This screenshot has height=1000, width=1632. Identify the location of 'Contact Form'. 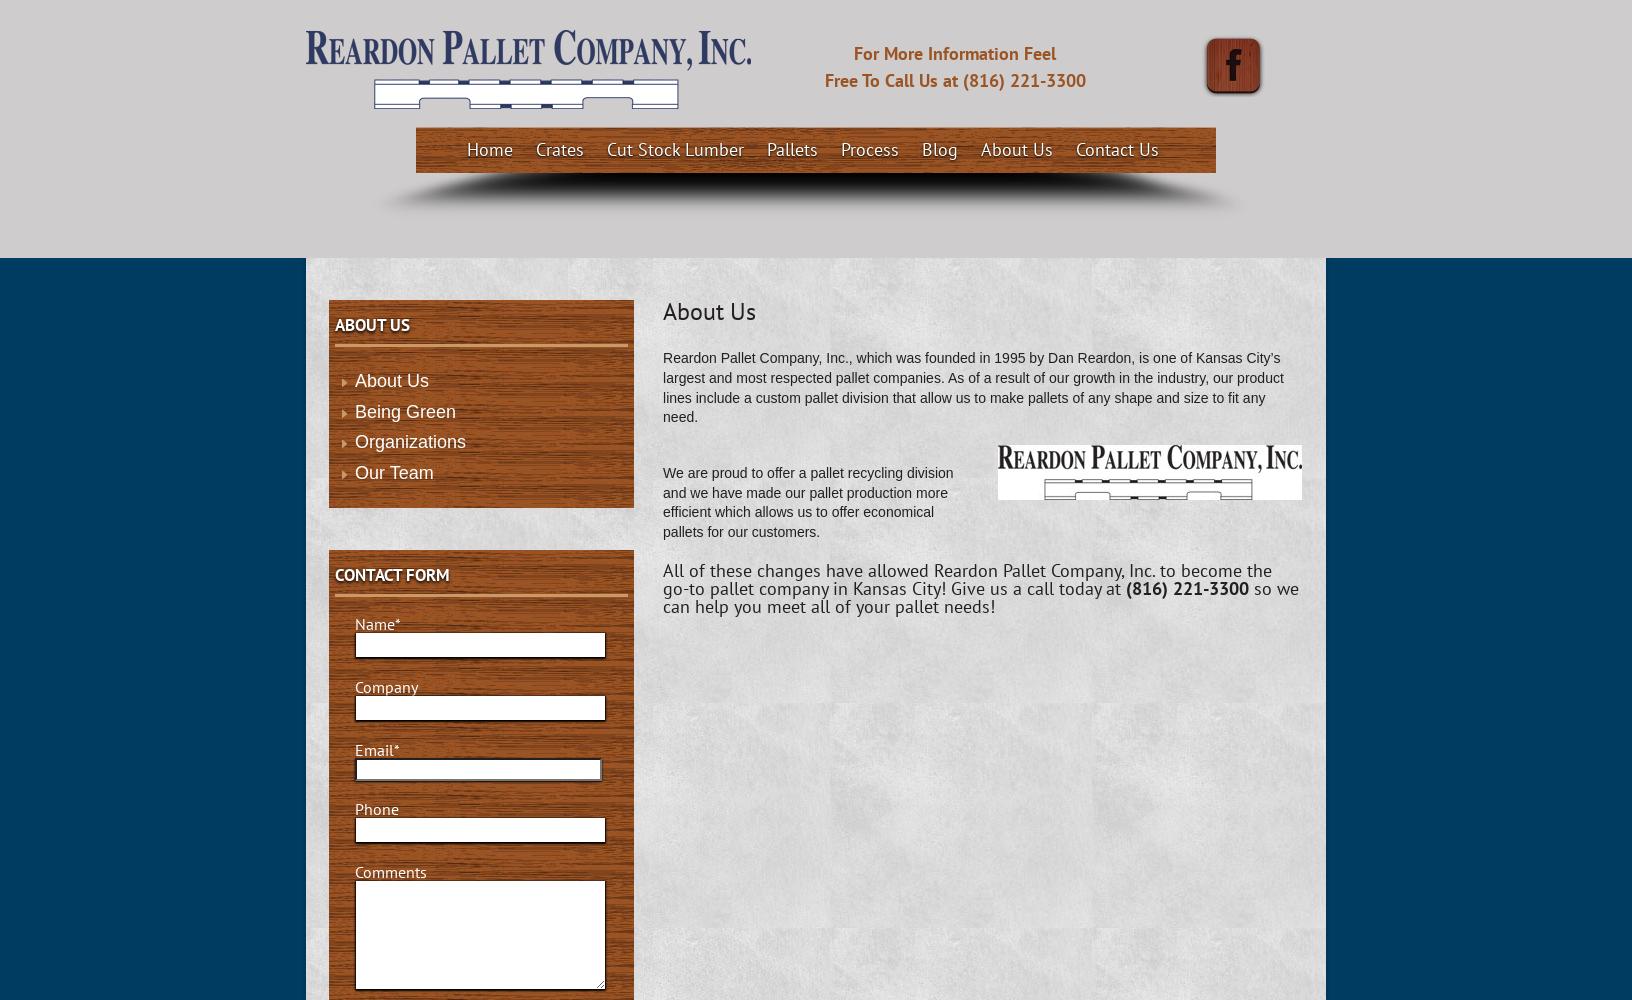
(392, 574).